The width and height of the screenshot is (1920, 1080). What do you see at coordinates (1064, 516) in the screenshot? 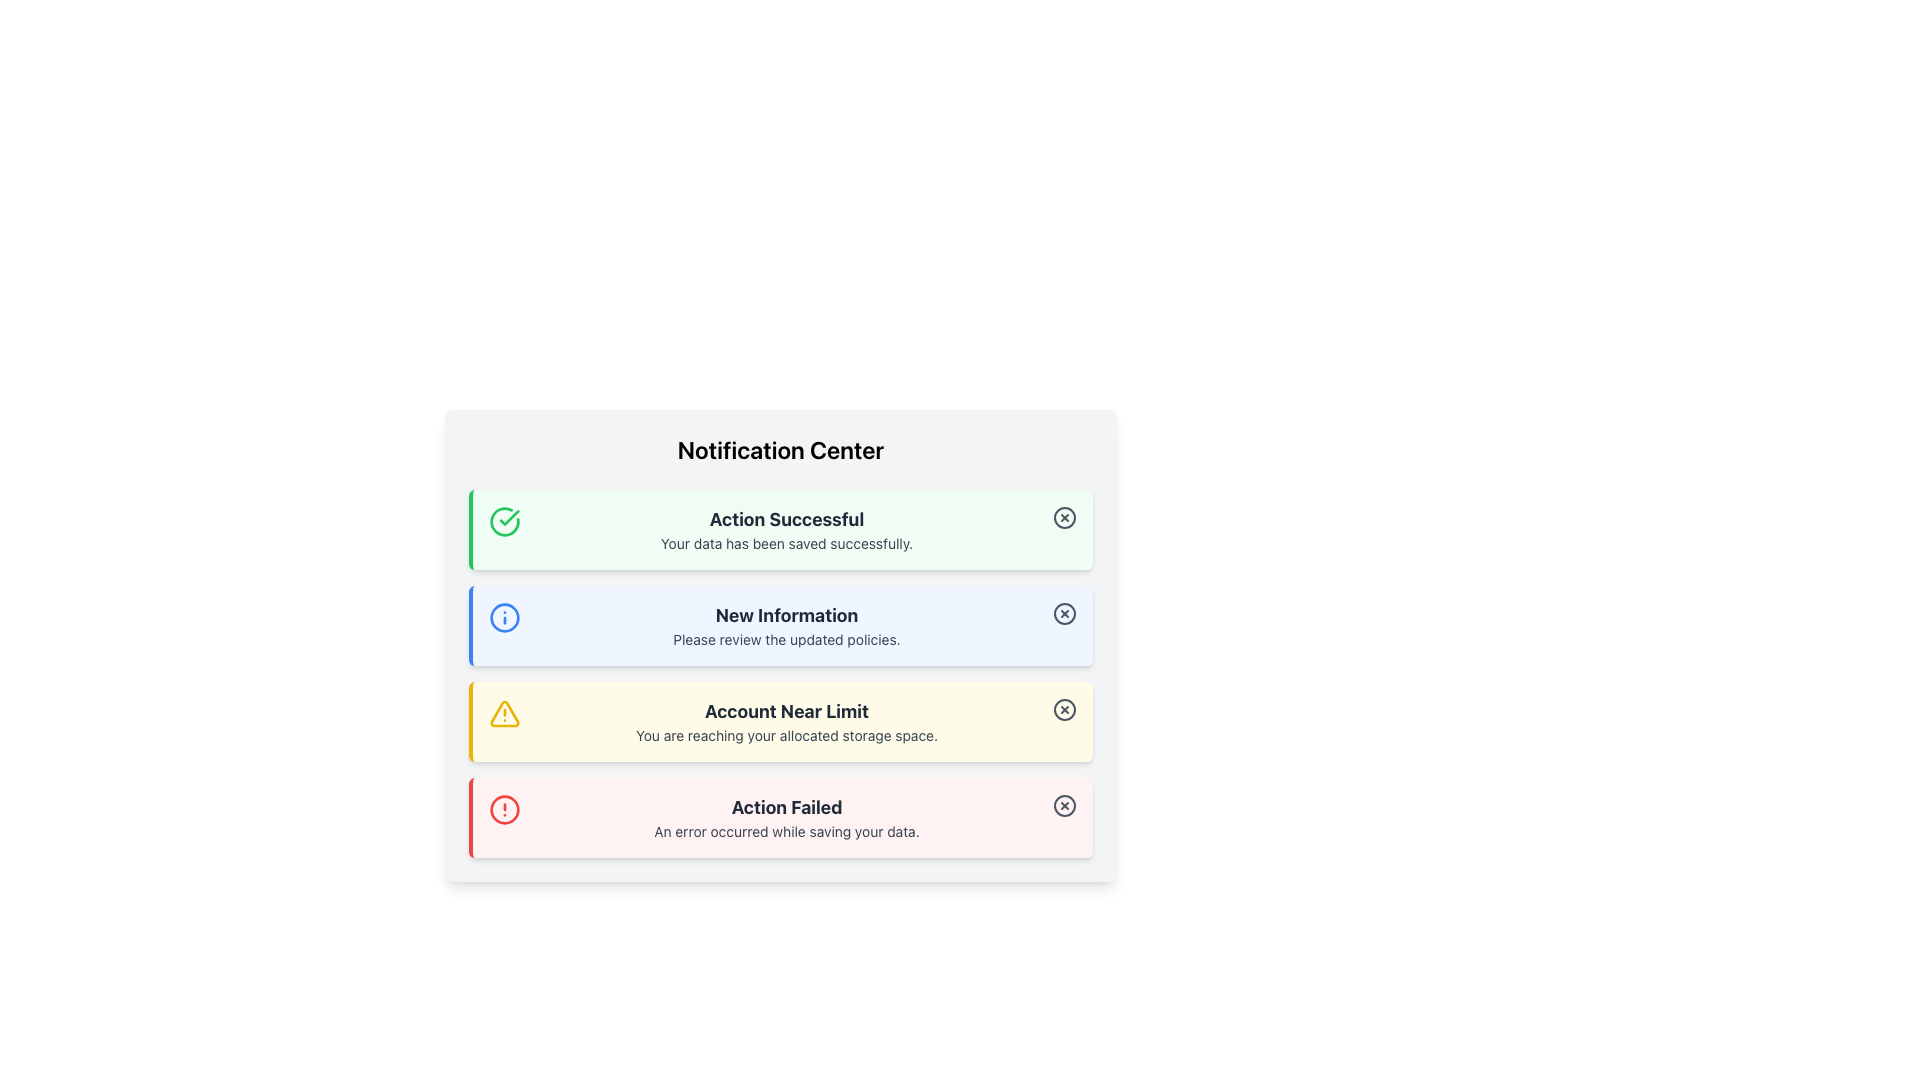
I see `the dismiss button located to the right of the 'Action Successful' label in the first notification of the notification center` at bounding box center [1064, 516].